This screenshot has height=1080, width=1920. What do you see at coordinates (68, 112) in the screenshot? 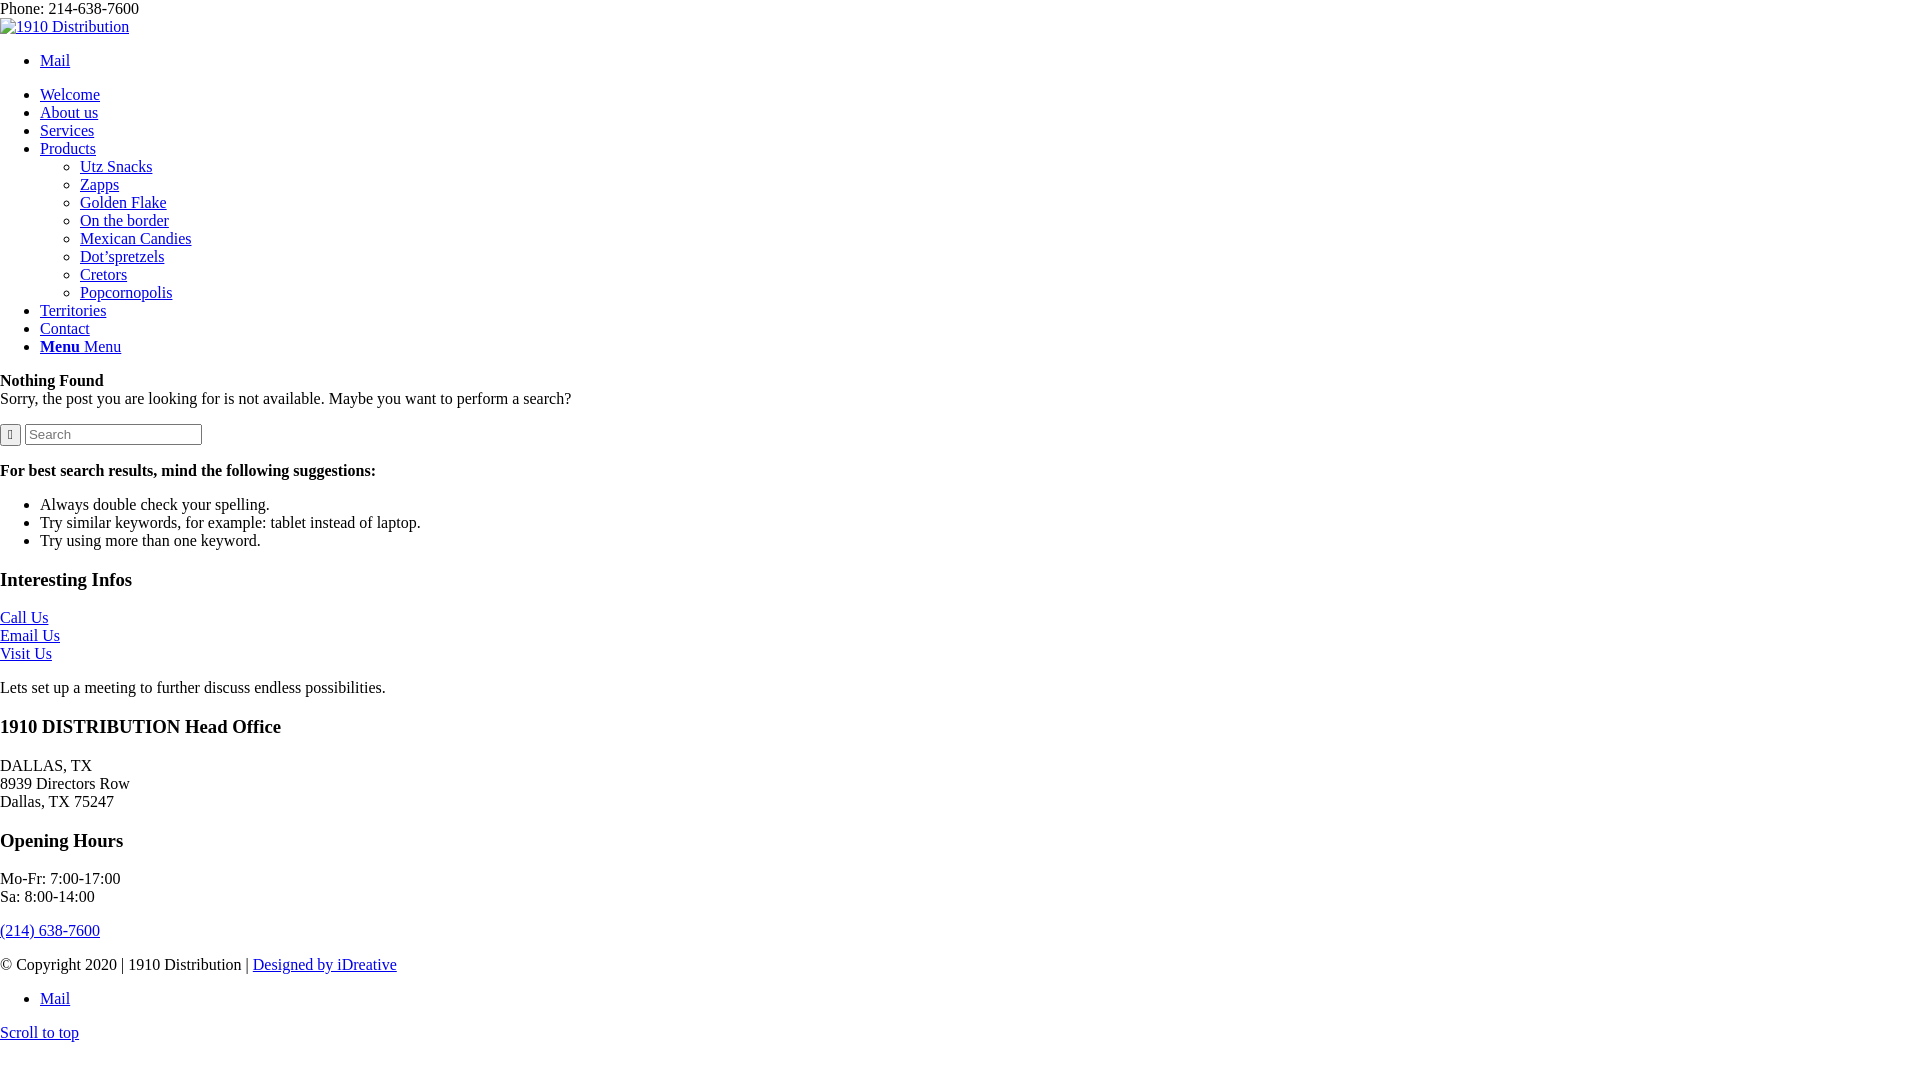
I see `'About us'` at bounding box center [68, 112].